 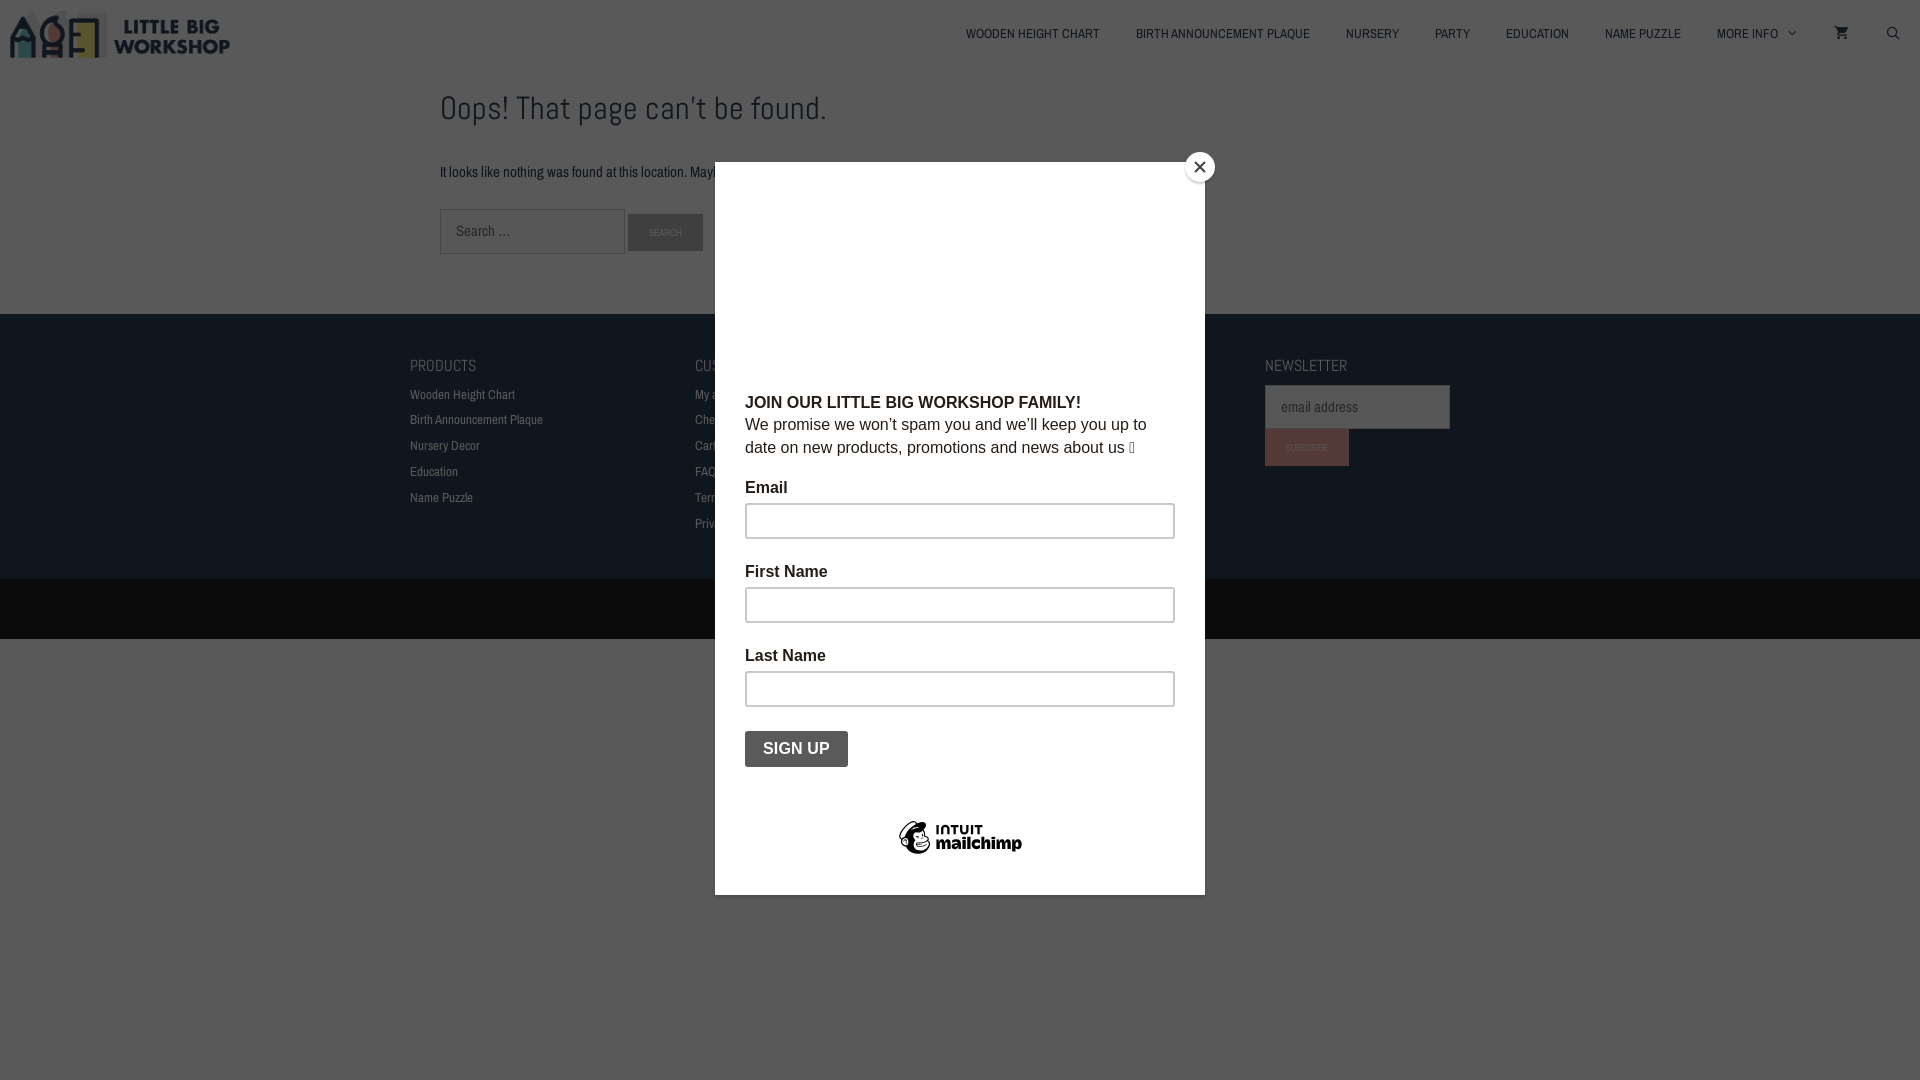 I want to click on 'My account', so click(x=720, y=394).